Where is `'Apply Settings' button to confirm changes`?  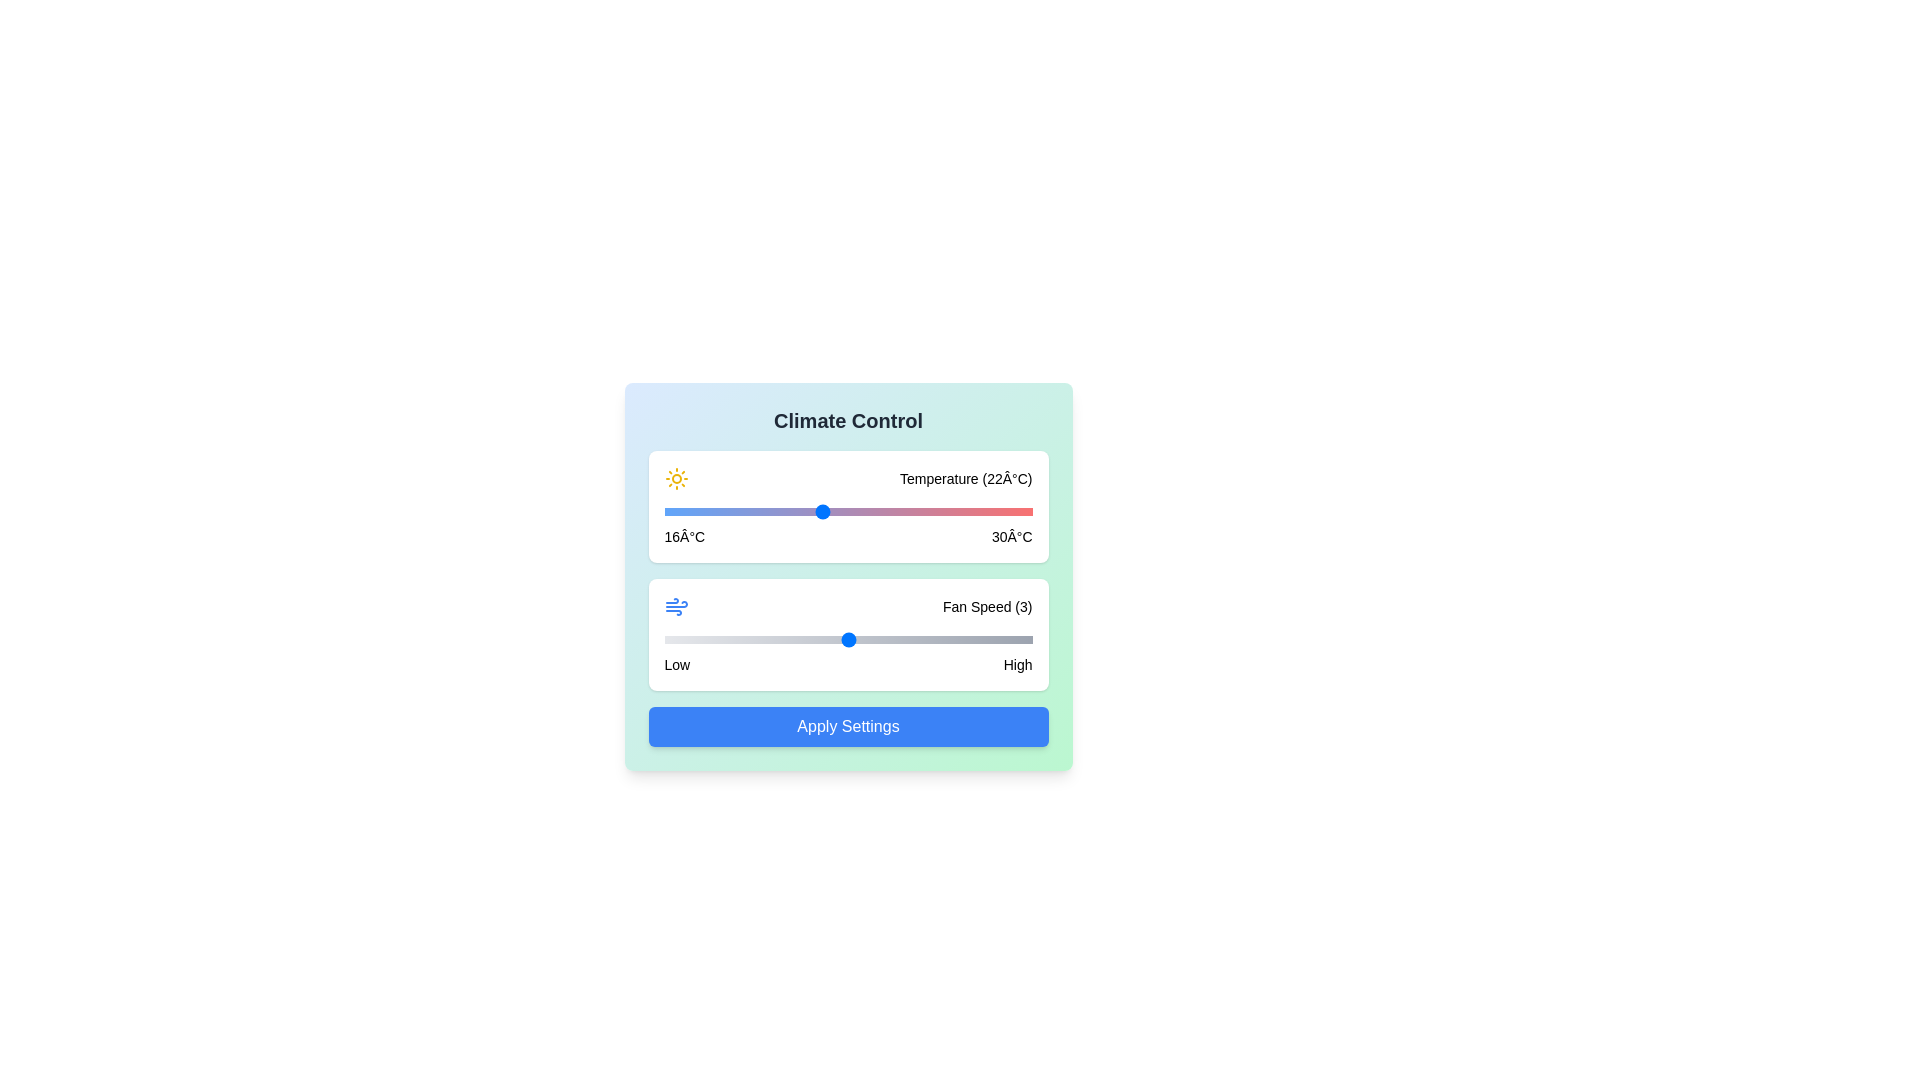 'Apply Settings' button to confirm changes is located at coordinates (848, 726).